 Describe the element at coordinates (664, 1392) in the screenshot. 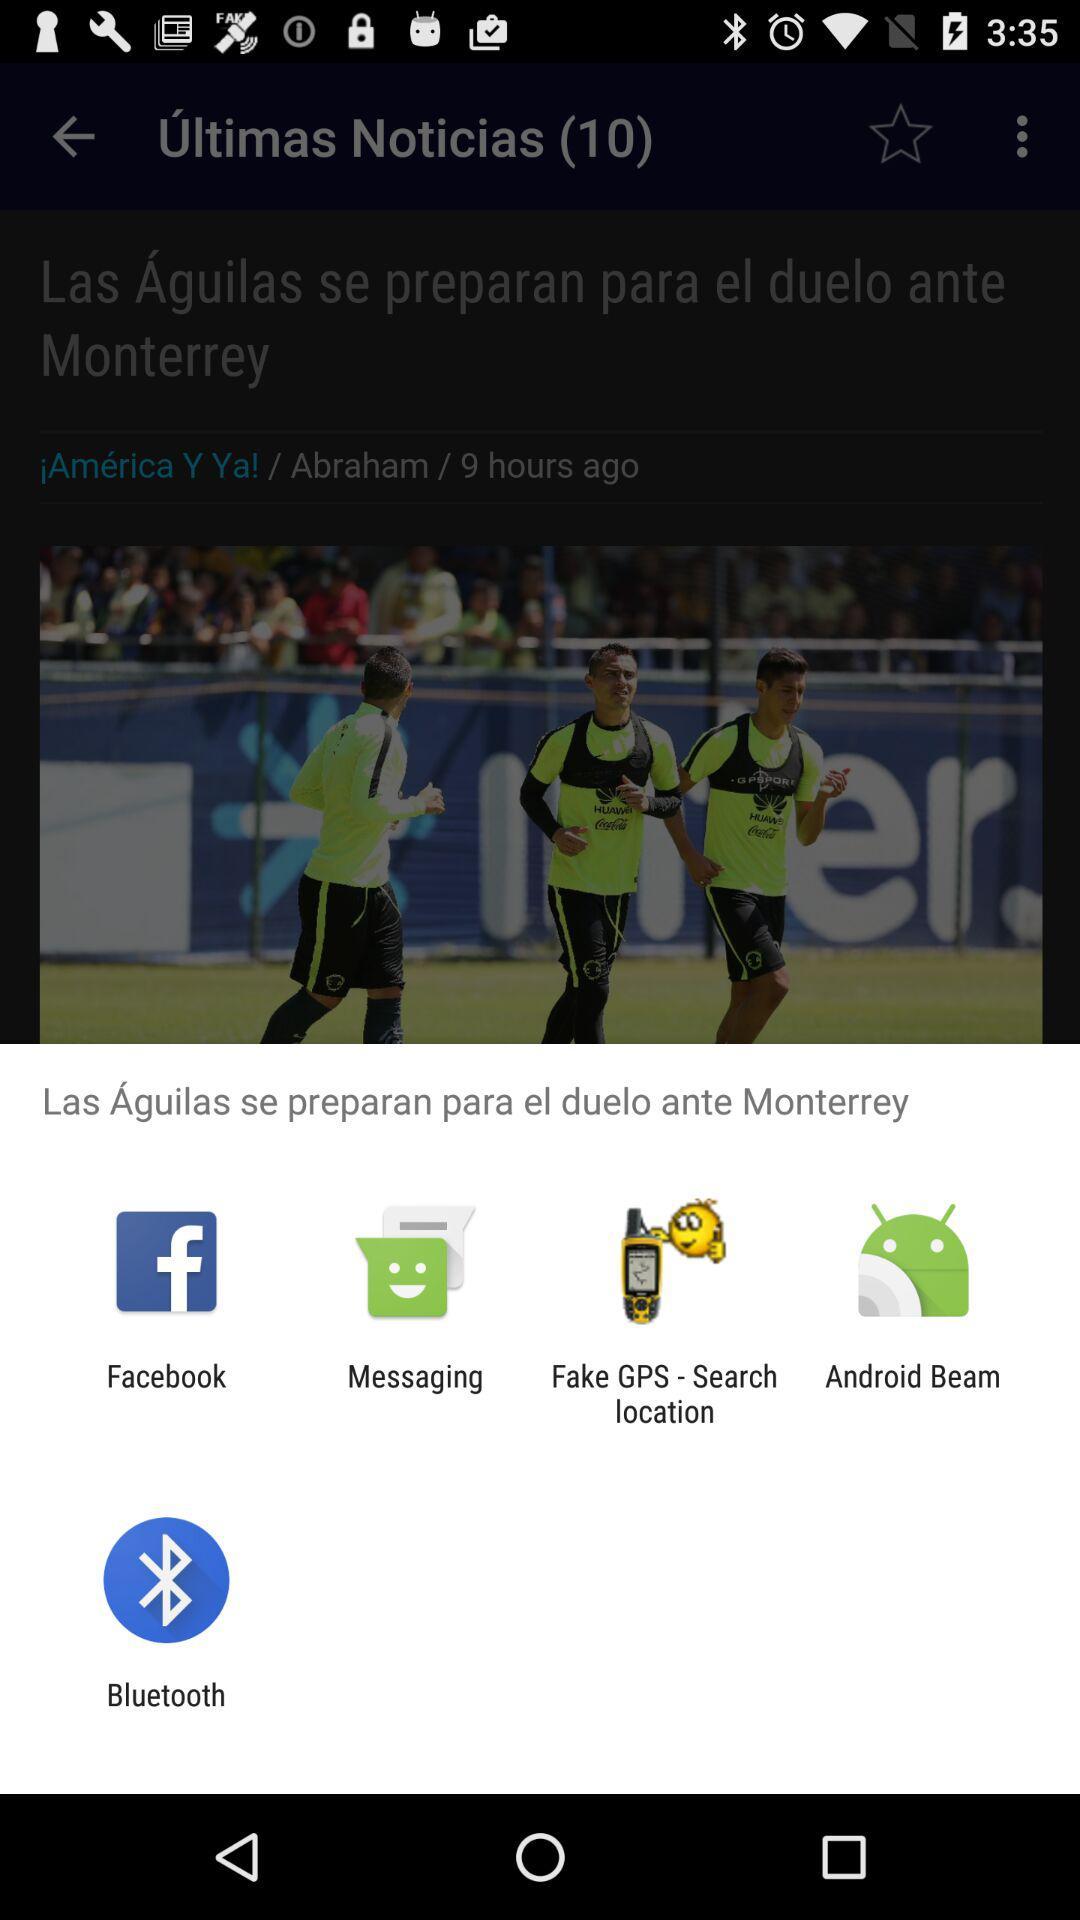

I see `app next to messaging` at that location.